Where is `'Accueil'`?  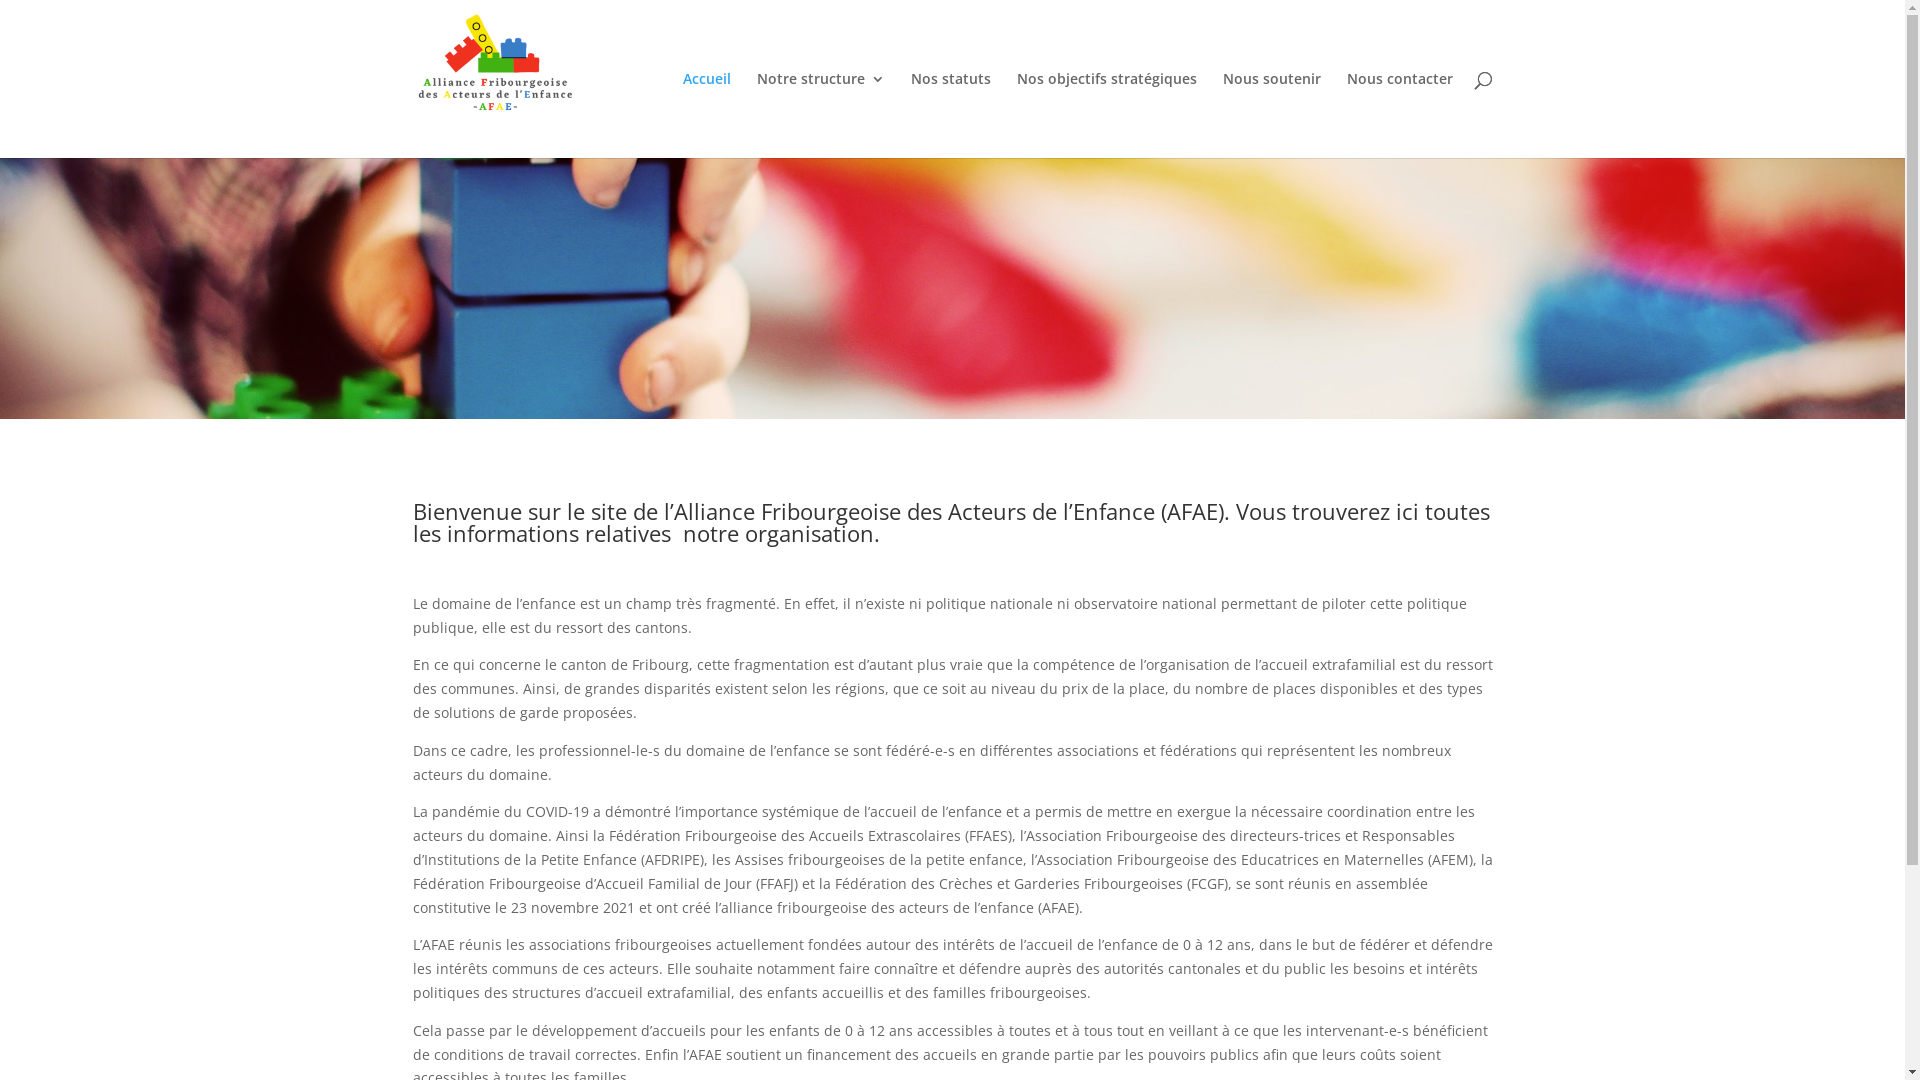
'Accueil' is located at coordinates (705, 115).